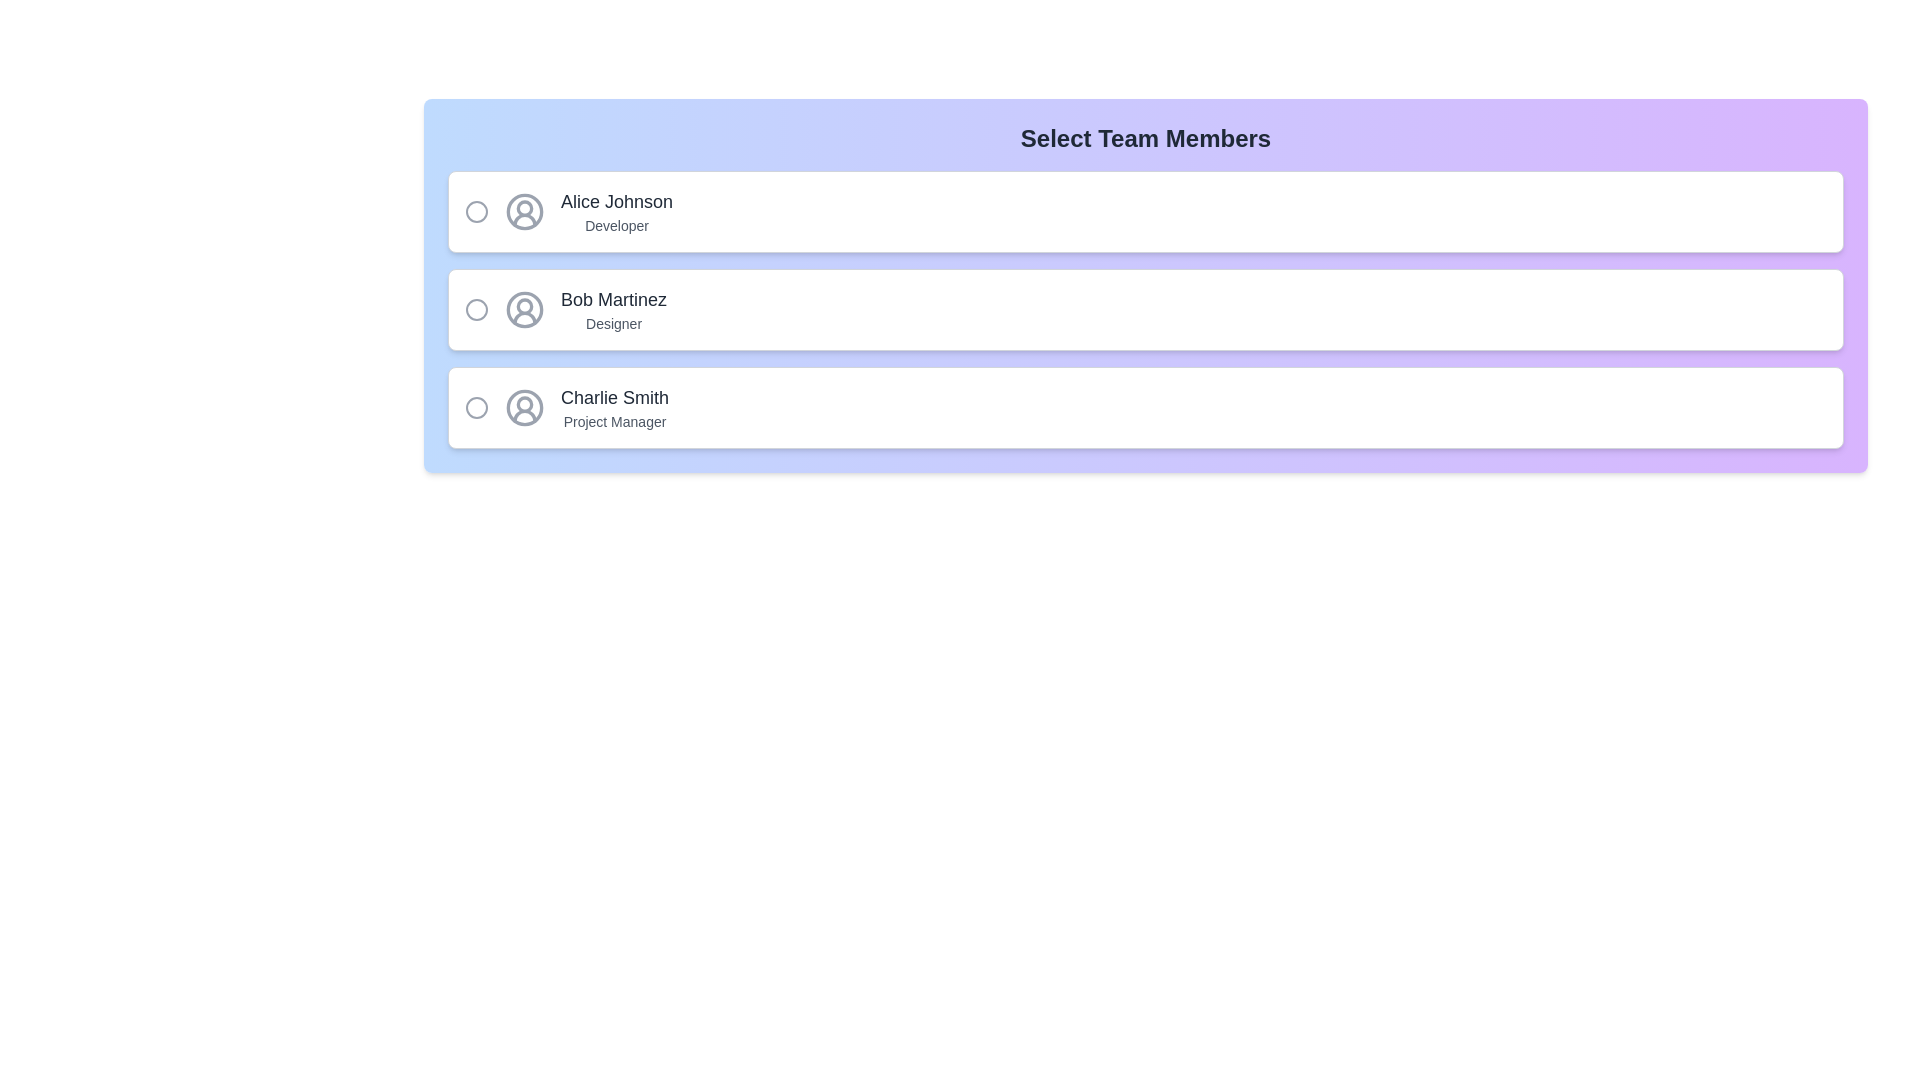 The image size is (1920, 1080). Describe the element at coordinates (475, 407) in the screenshot. I see `the checkbox located at the top-left corner of the card display for 'Charlie Smith'` at that location.